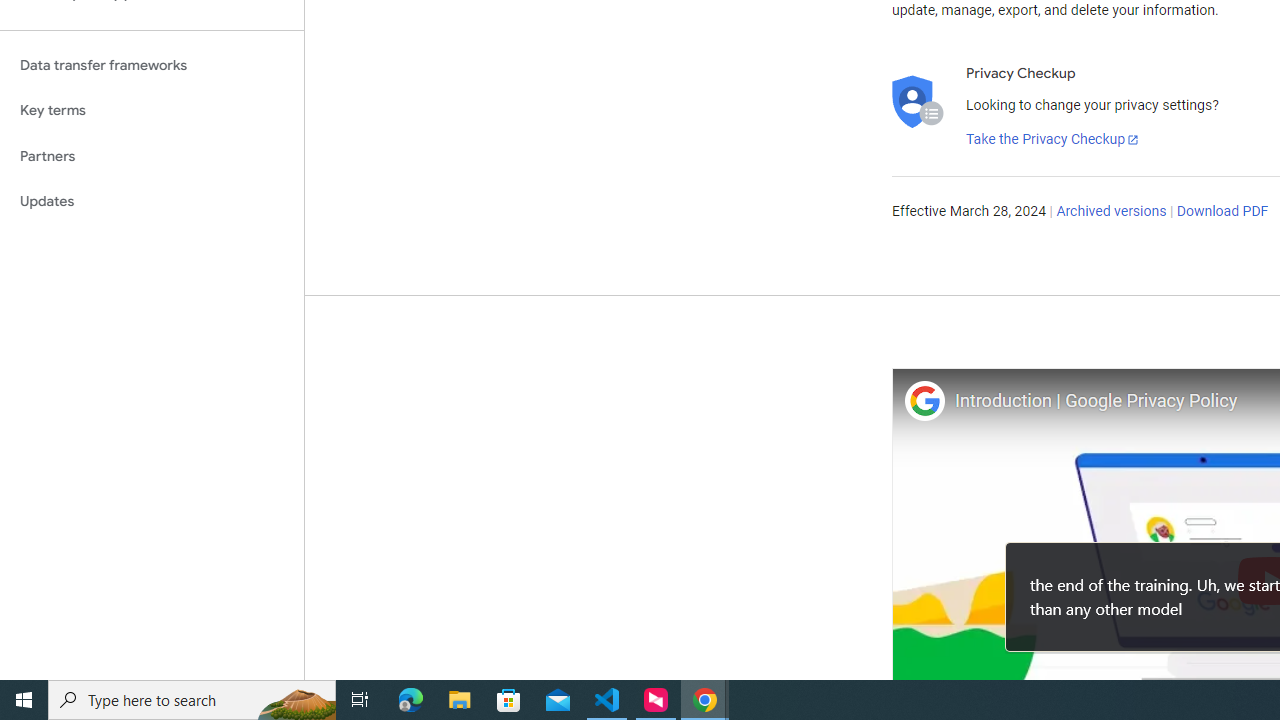 The width and height of the screenshot is (1280, 720). What do you see at coordinates (1052, 139) in the screenshot?
I see `'Take the Privacy Checkup'` at bounding box center [1052, 139].